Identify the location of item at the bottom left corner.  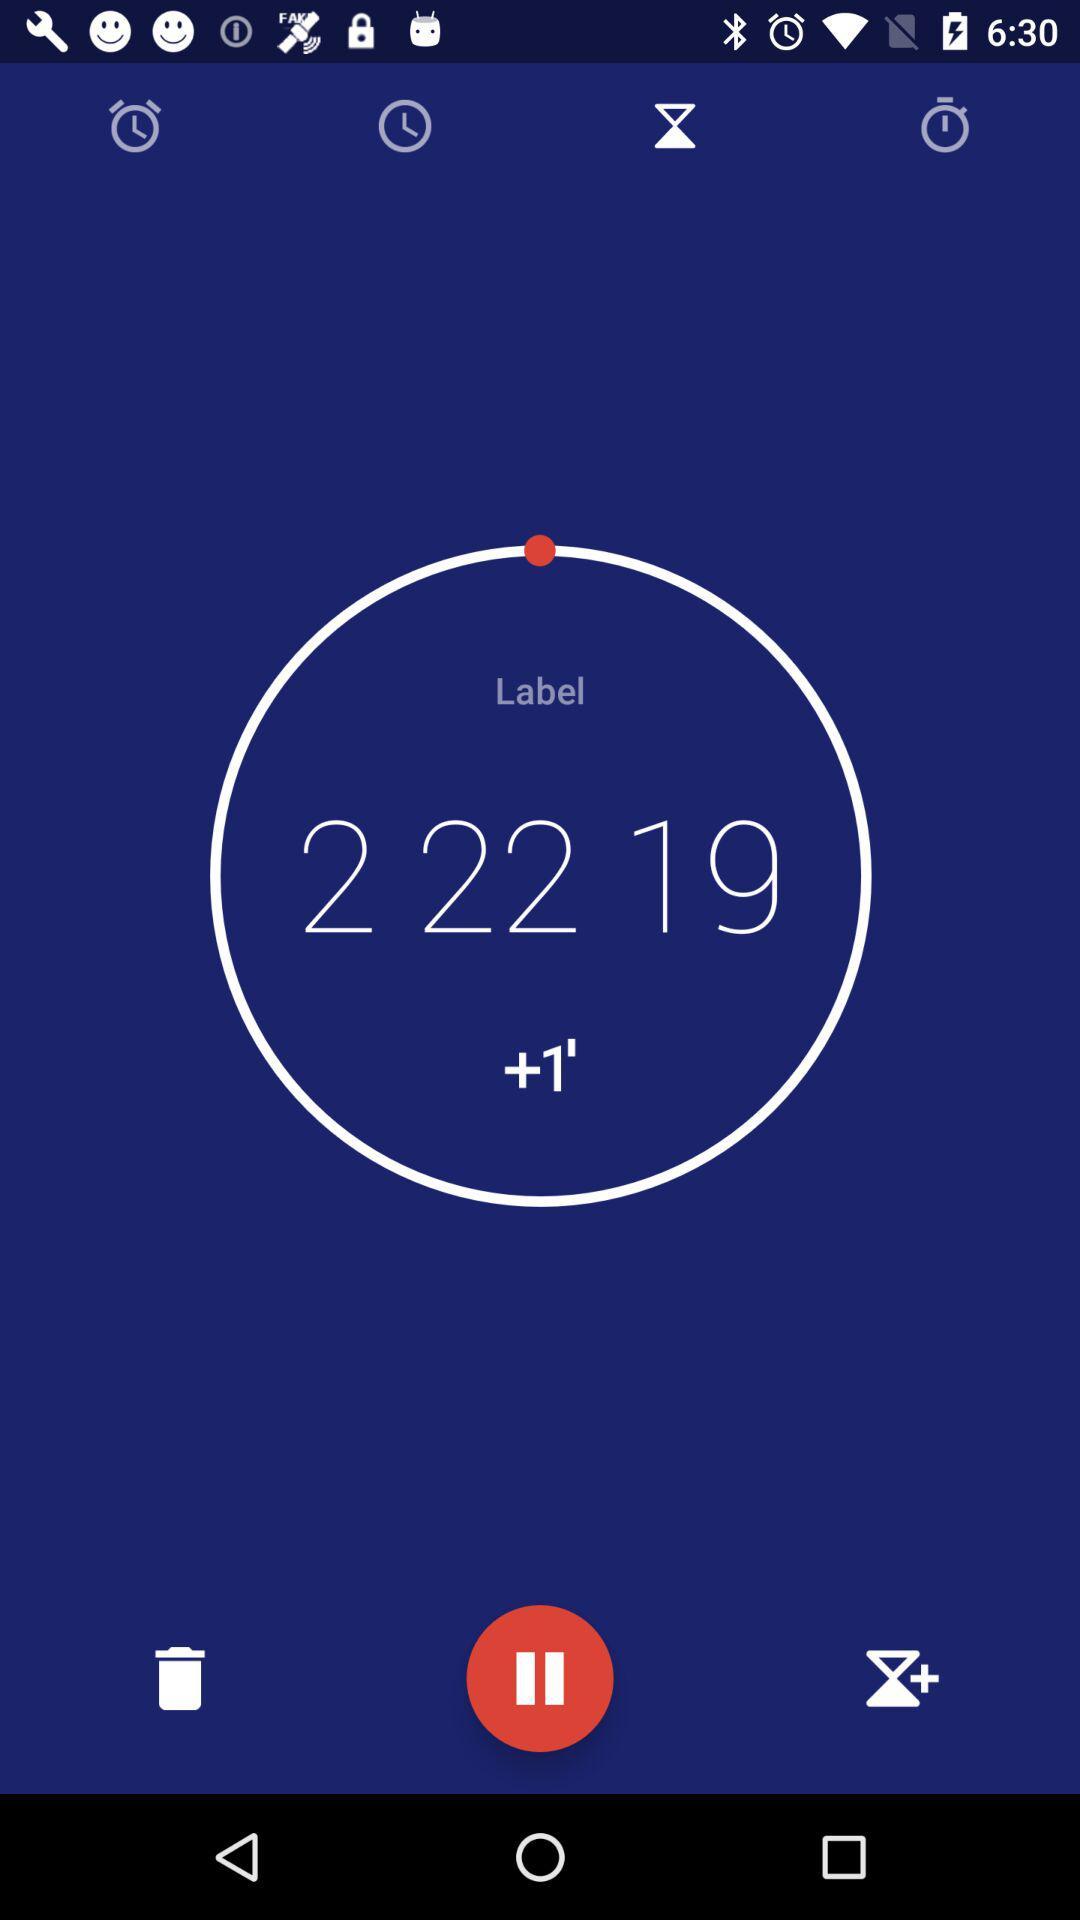
(180, 1678).